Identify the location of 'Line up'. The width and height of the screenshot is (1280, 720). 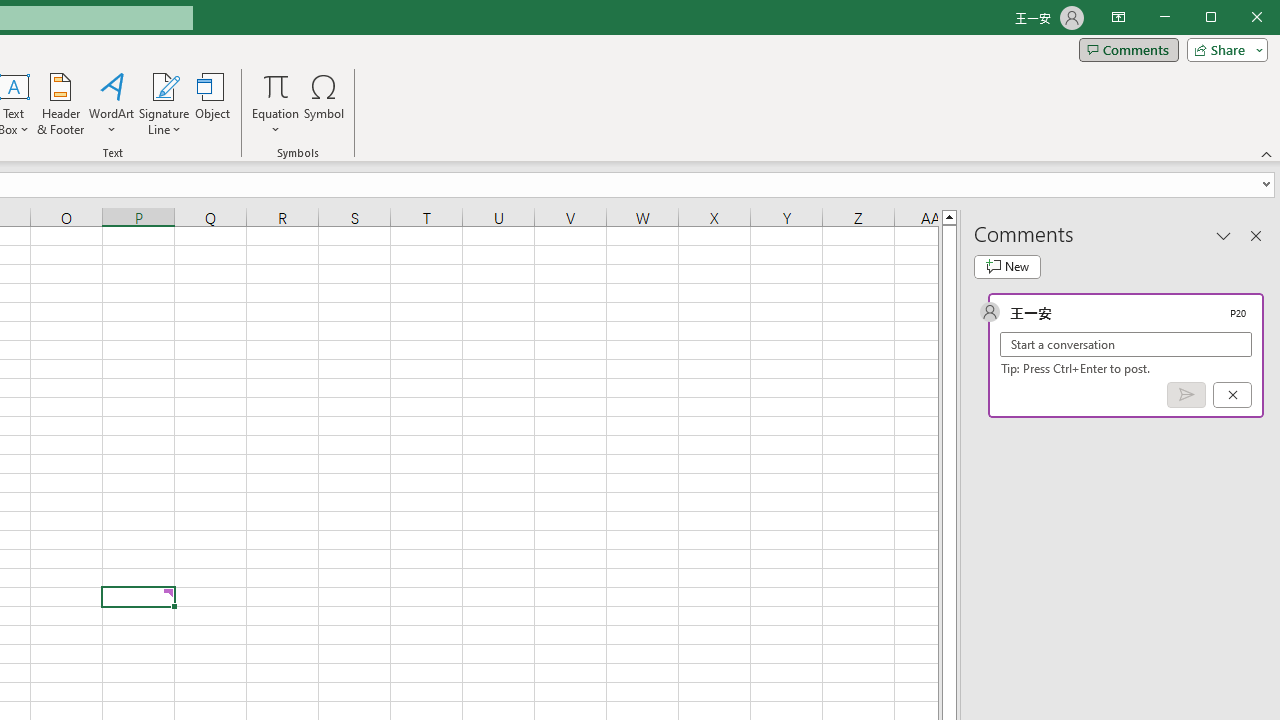
(948, 216).